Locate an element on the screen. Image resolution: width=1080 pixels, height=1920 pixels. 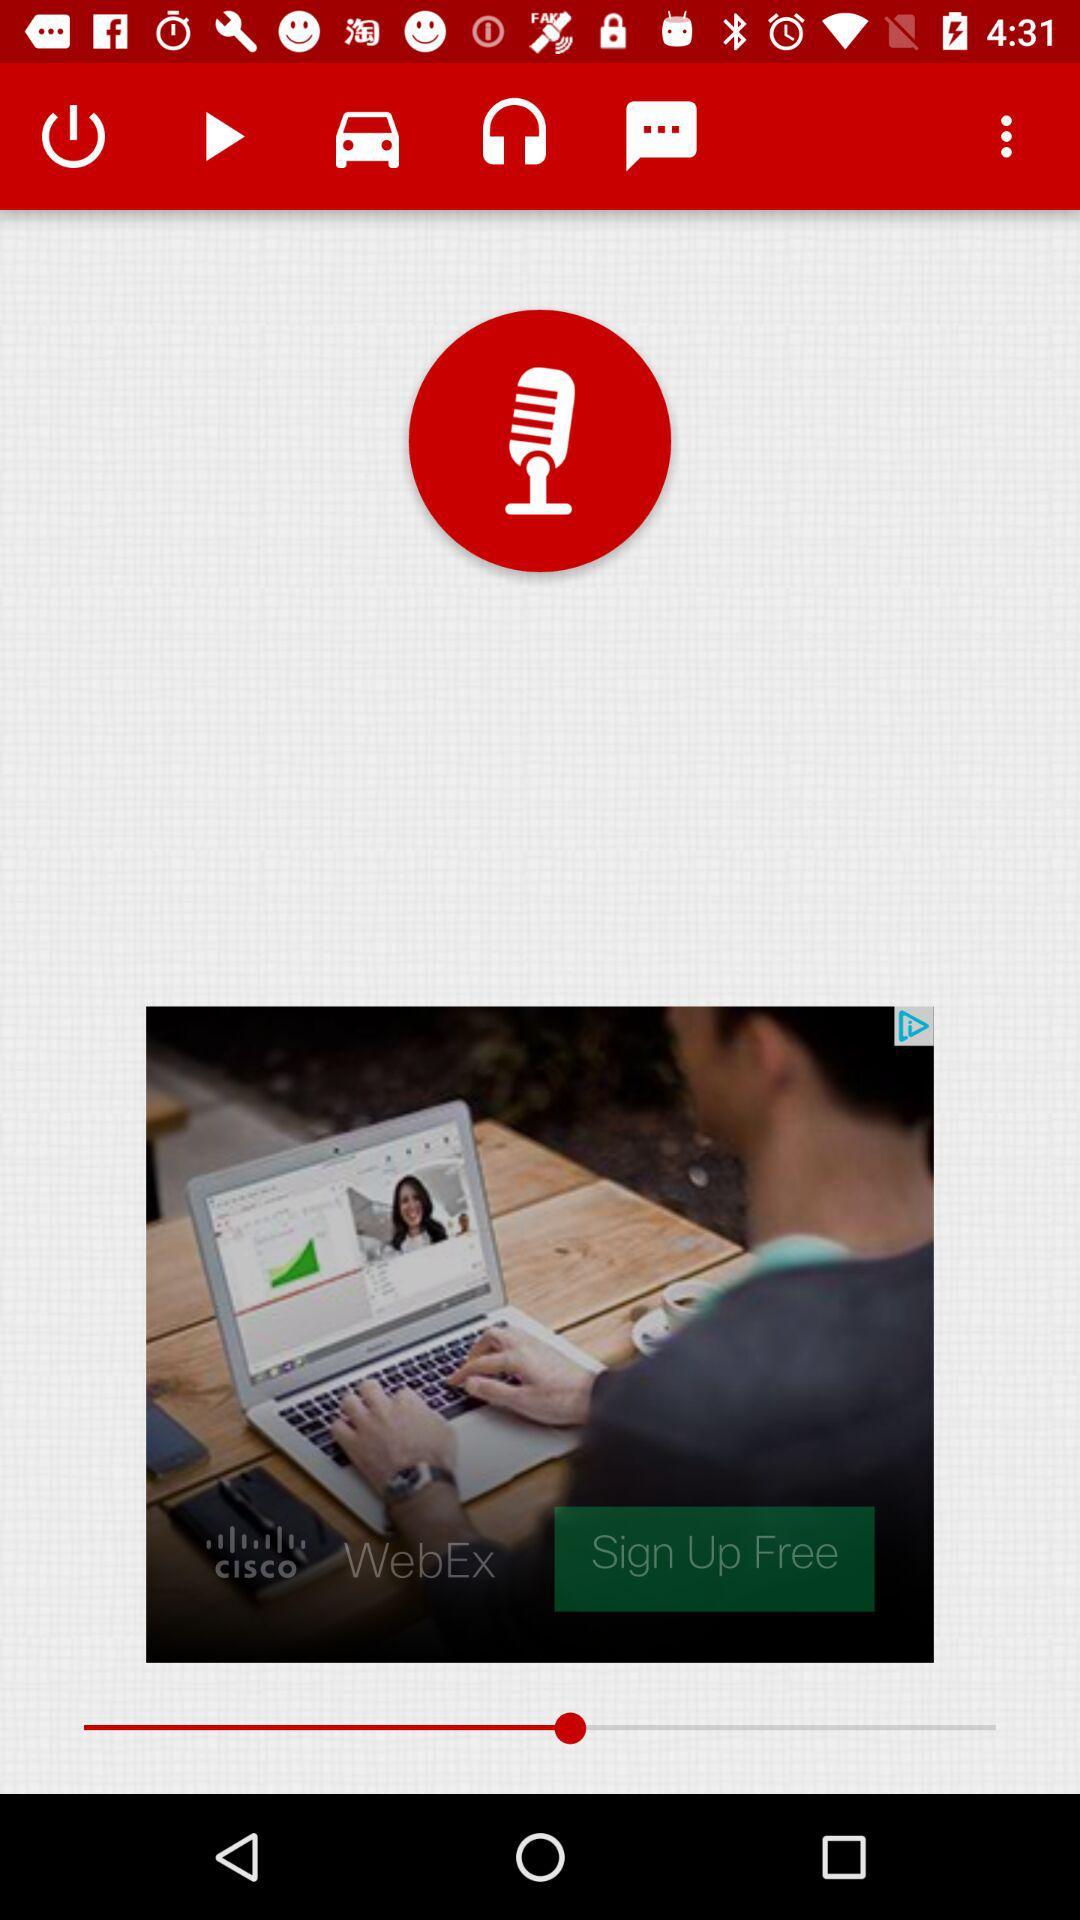
the play icon is located at coordinates (220, 135).